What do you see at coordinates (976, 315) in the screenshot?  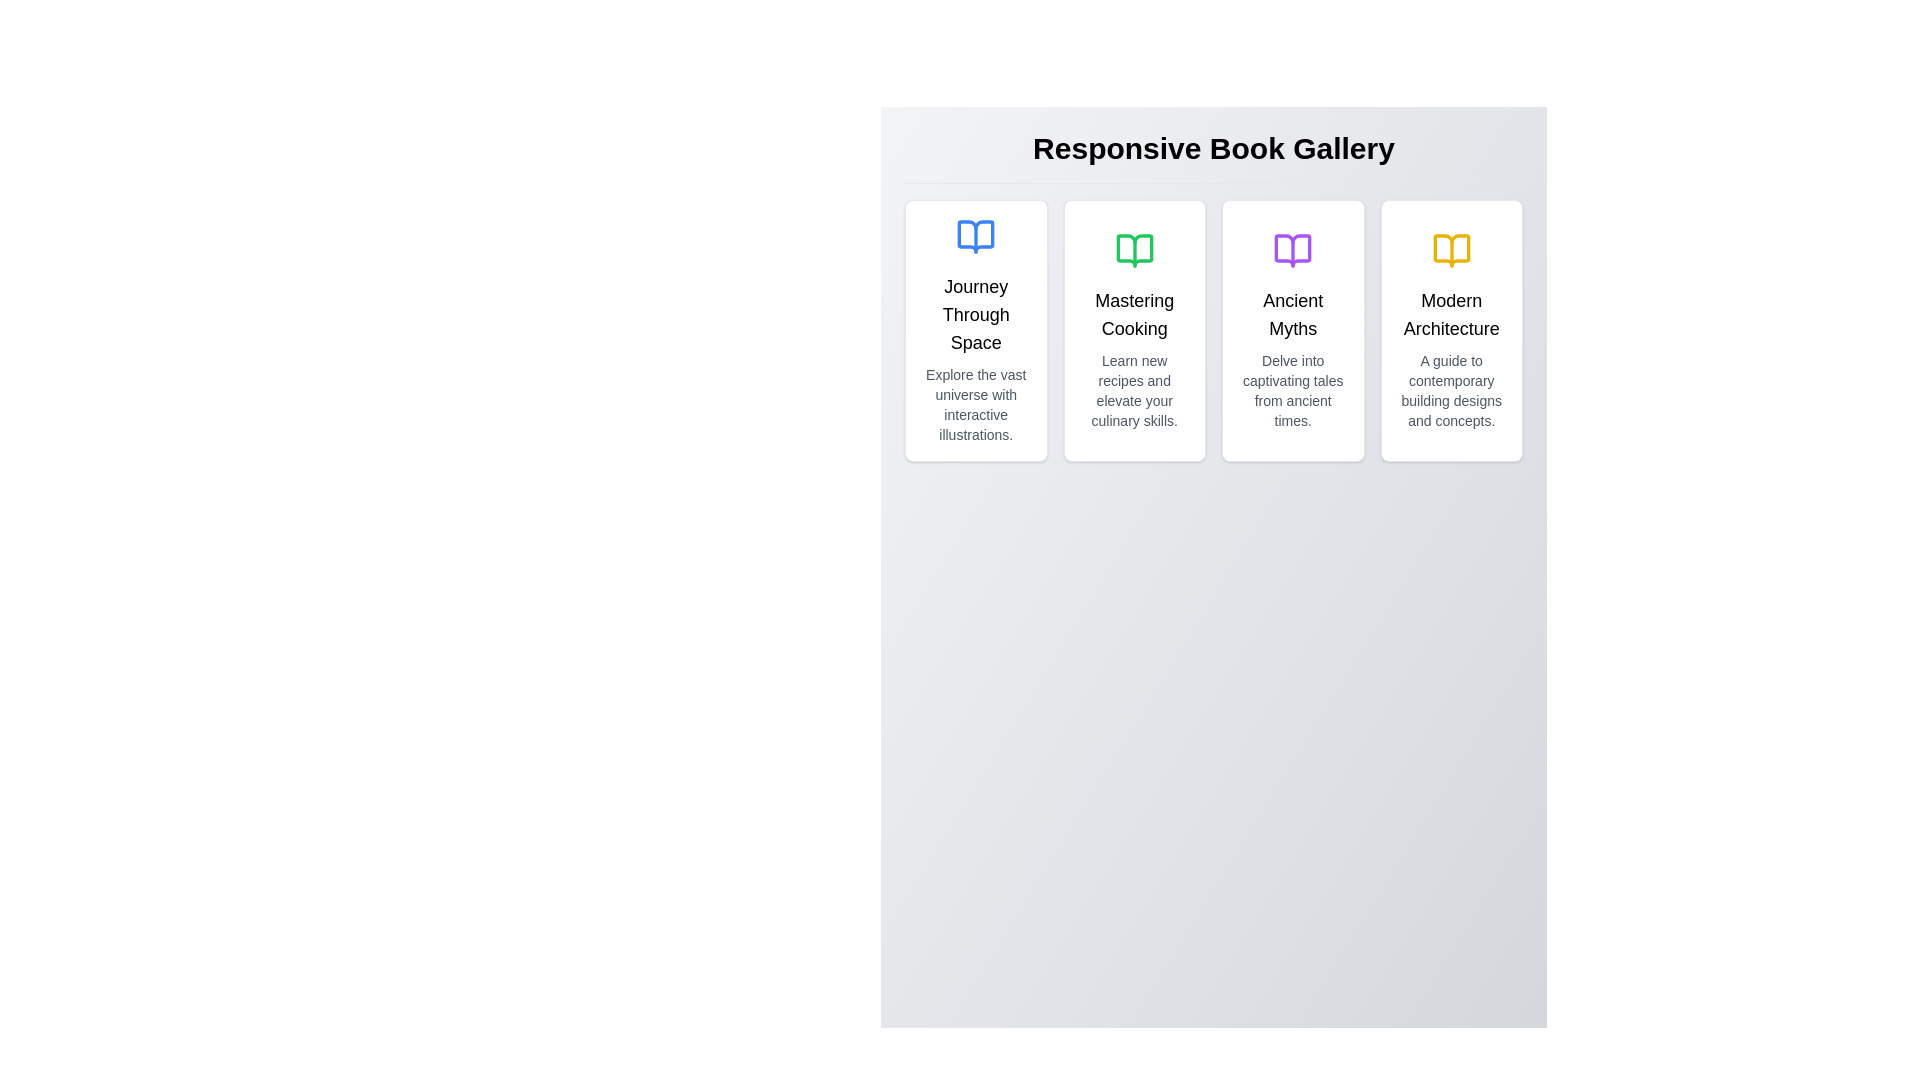 I see `the Text Label that serves as a title or heading, located below an open book icon in a blue color theme` at bounding box center [976, 315].